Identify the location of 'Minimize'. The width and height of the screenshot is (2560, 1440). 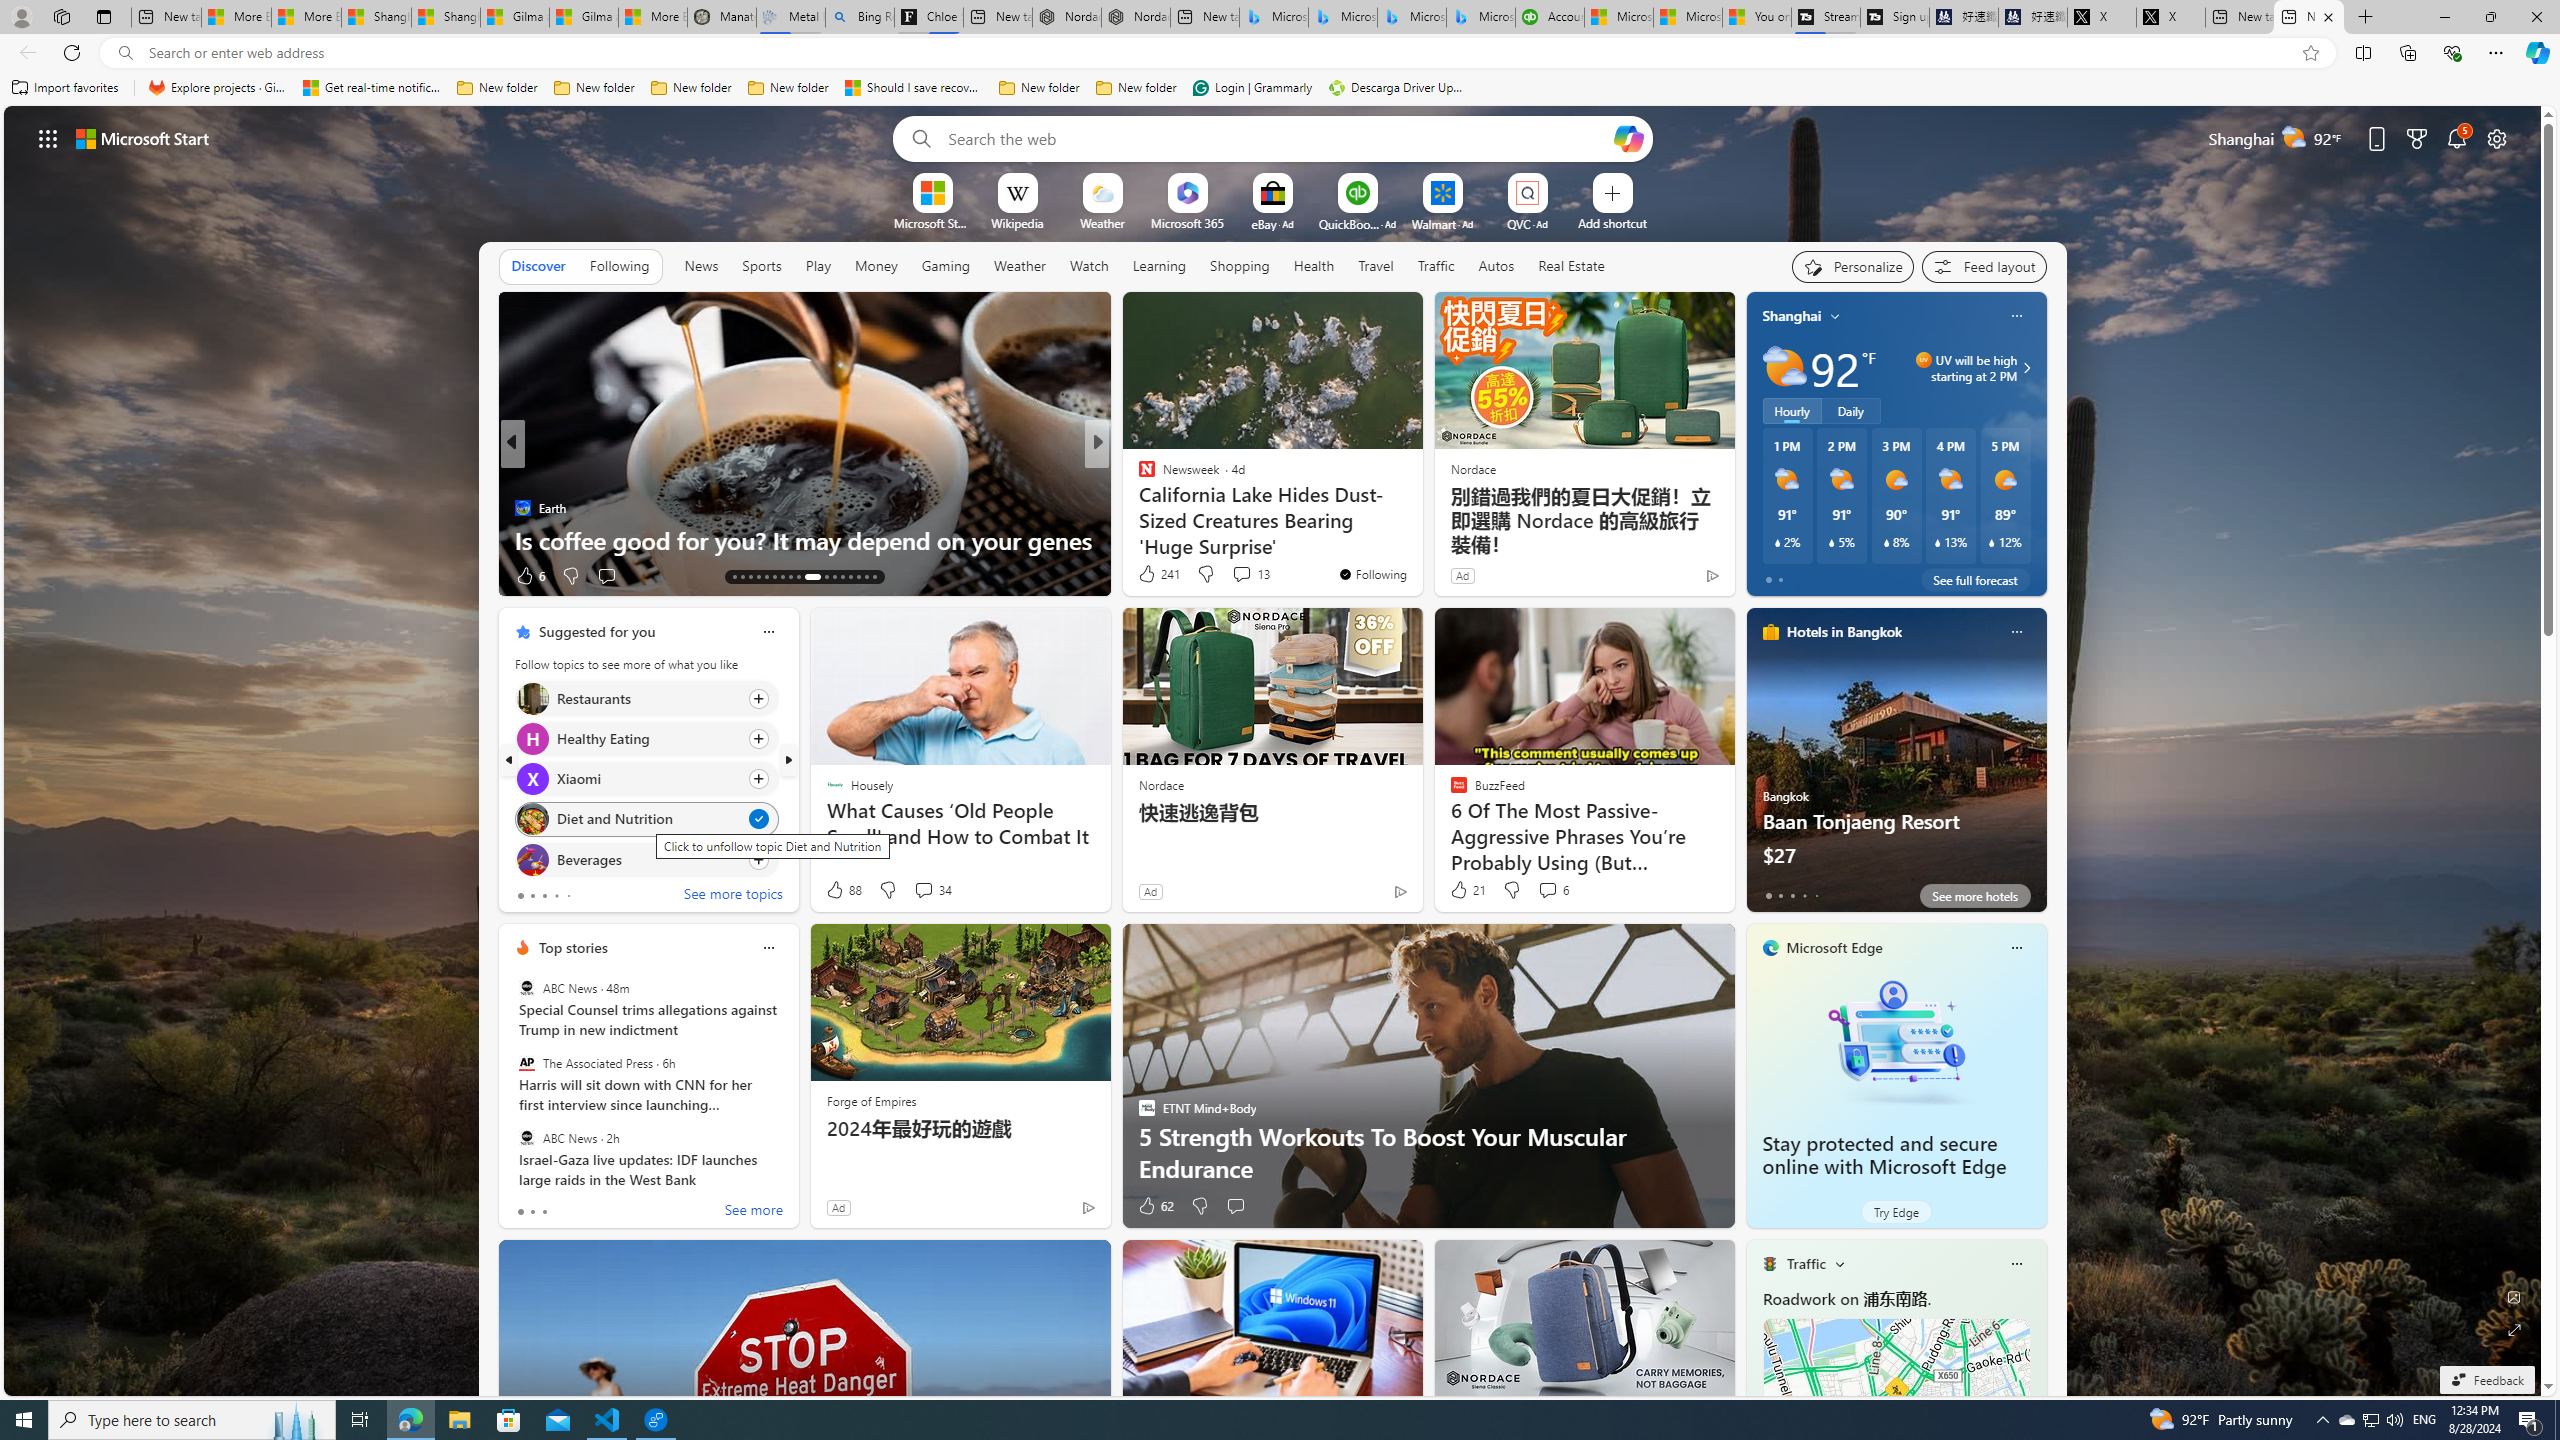
(2443, 16).